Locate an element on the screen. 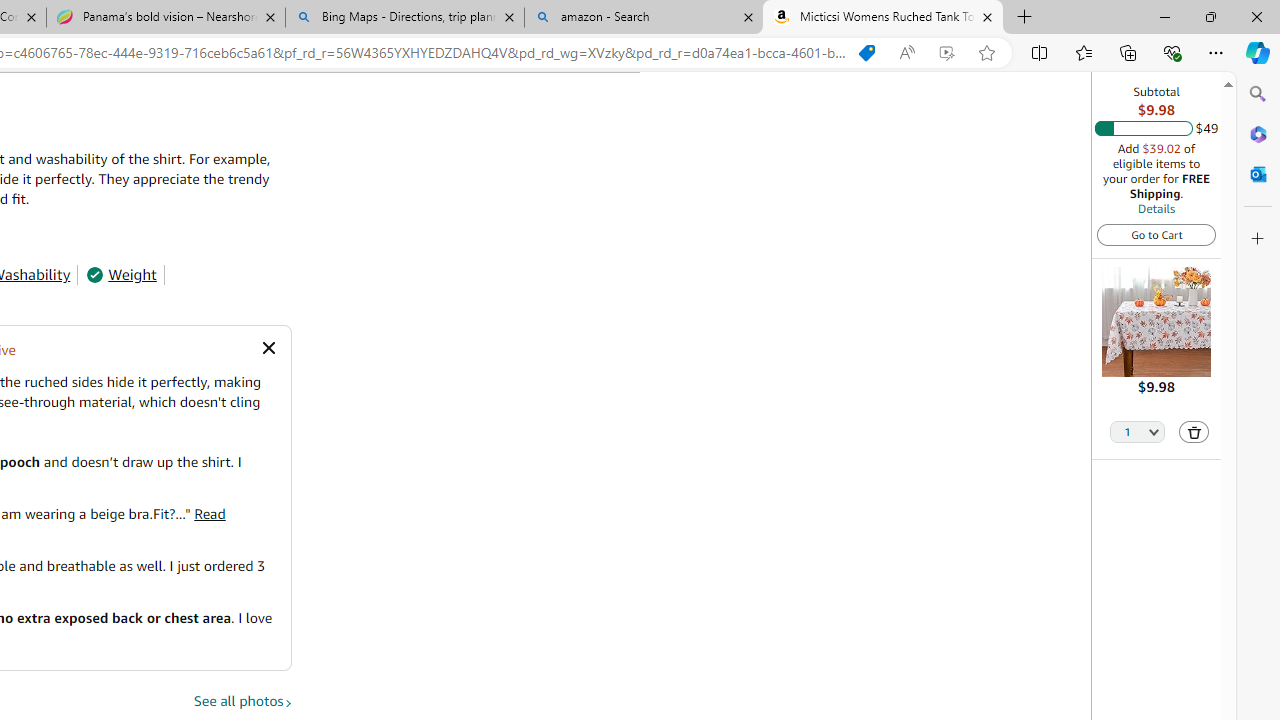 This screenshot has height=720, width=1280. 'Shopping in Microsoft Edge' is located at coordinates (867, 52).